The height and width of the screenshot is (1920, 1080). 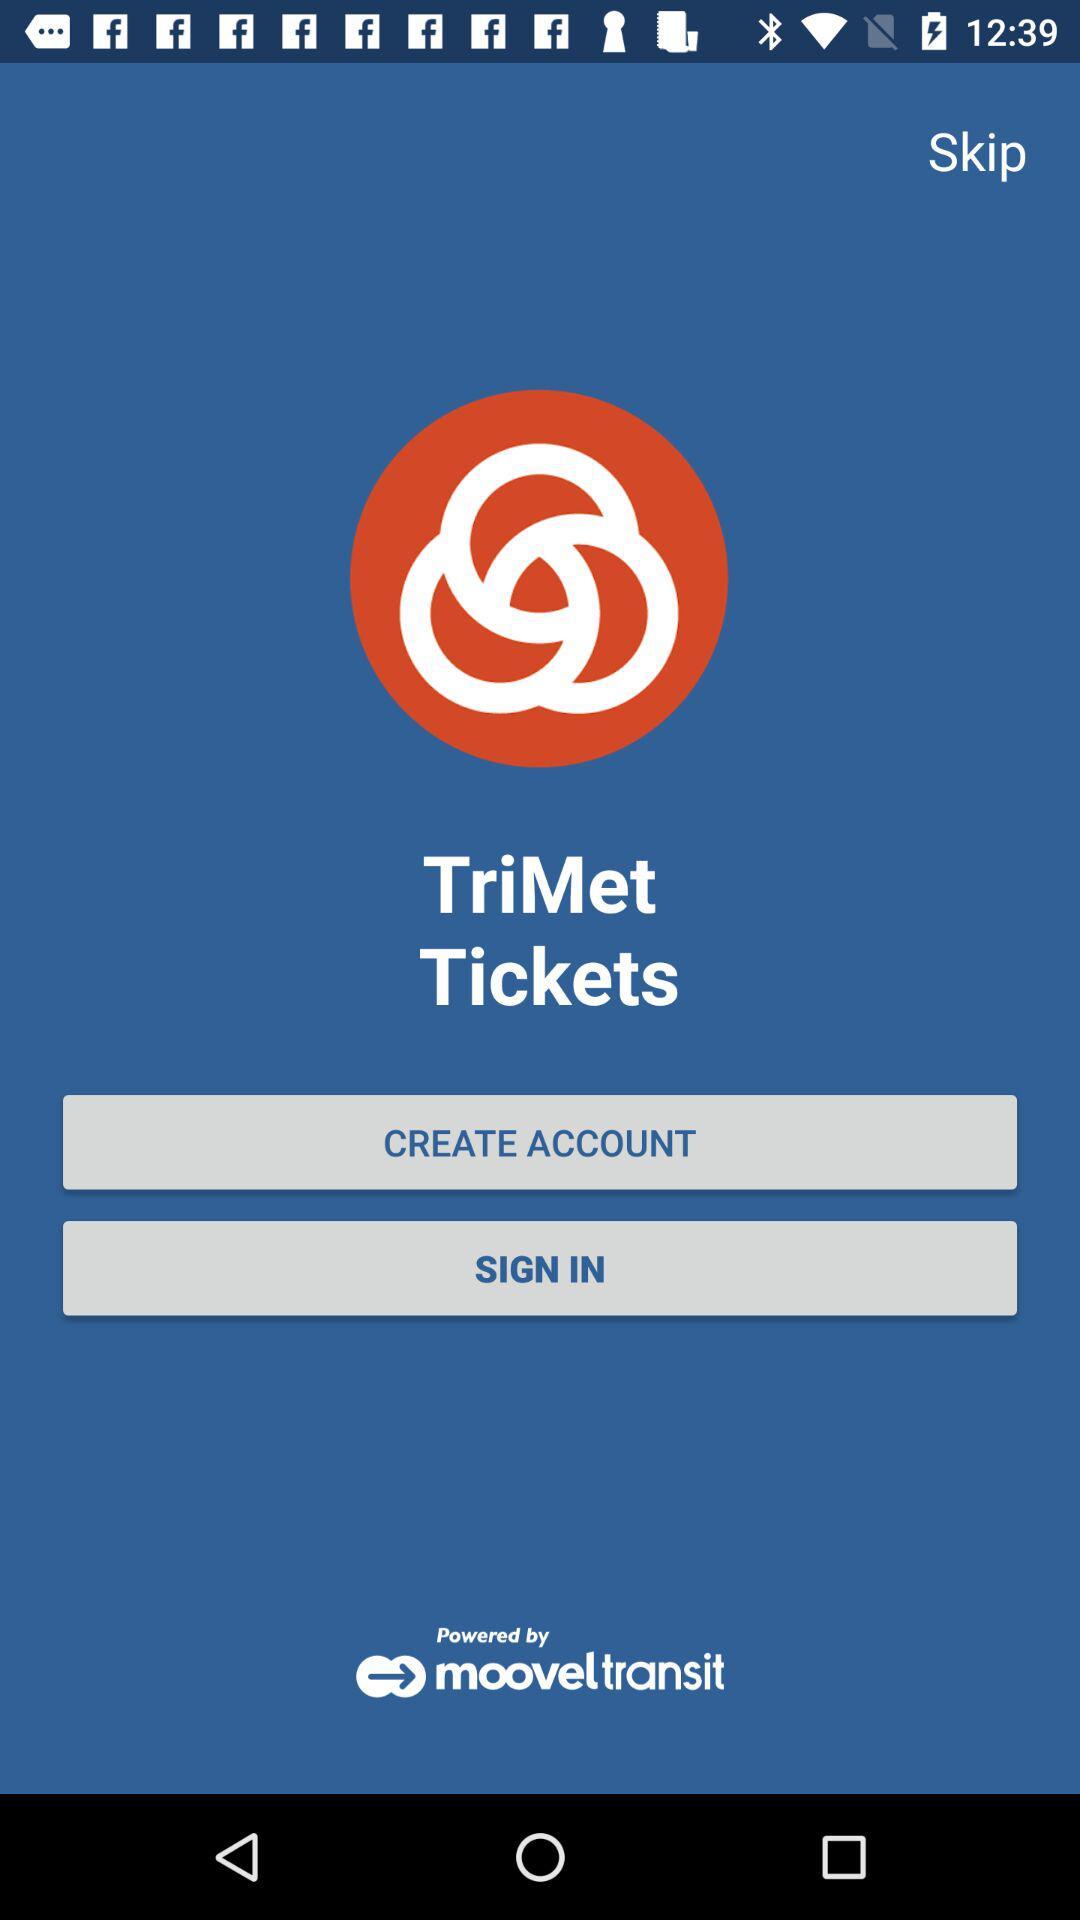 What do you see at coordinates (540, 1142) in the screenshot?
I see `the create account icon` at bounding box center [540, 1142].